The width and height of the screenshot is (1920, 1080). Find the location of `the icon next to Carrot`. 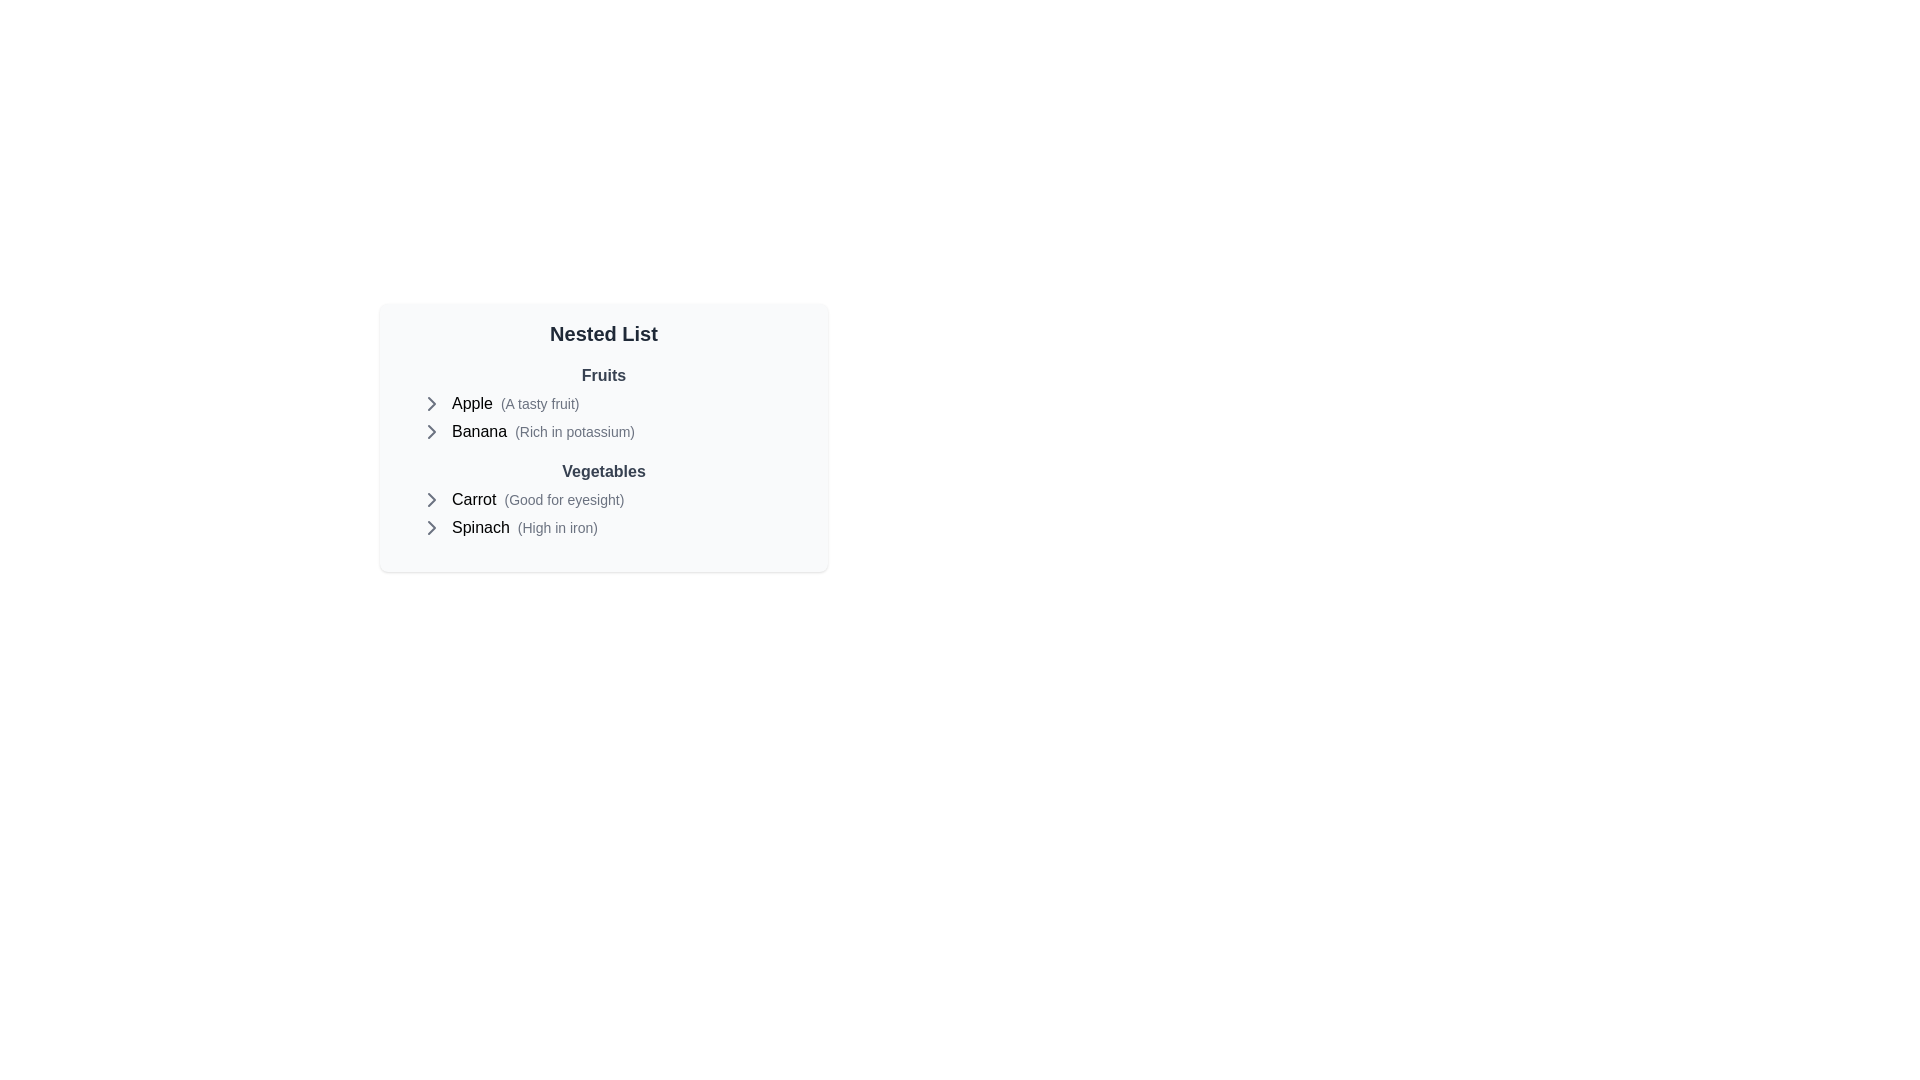

the icon next to Carrot is located at coordinates (431, 499).